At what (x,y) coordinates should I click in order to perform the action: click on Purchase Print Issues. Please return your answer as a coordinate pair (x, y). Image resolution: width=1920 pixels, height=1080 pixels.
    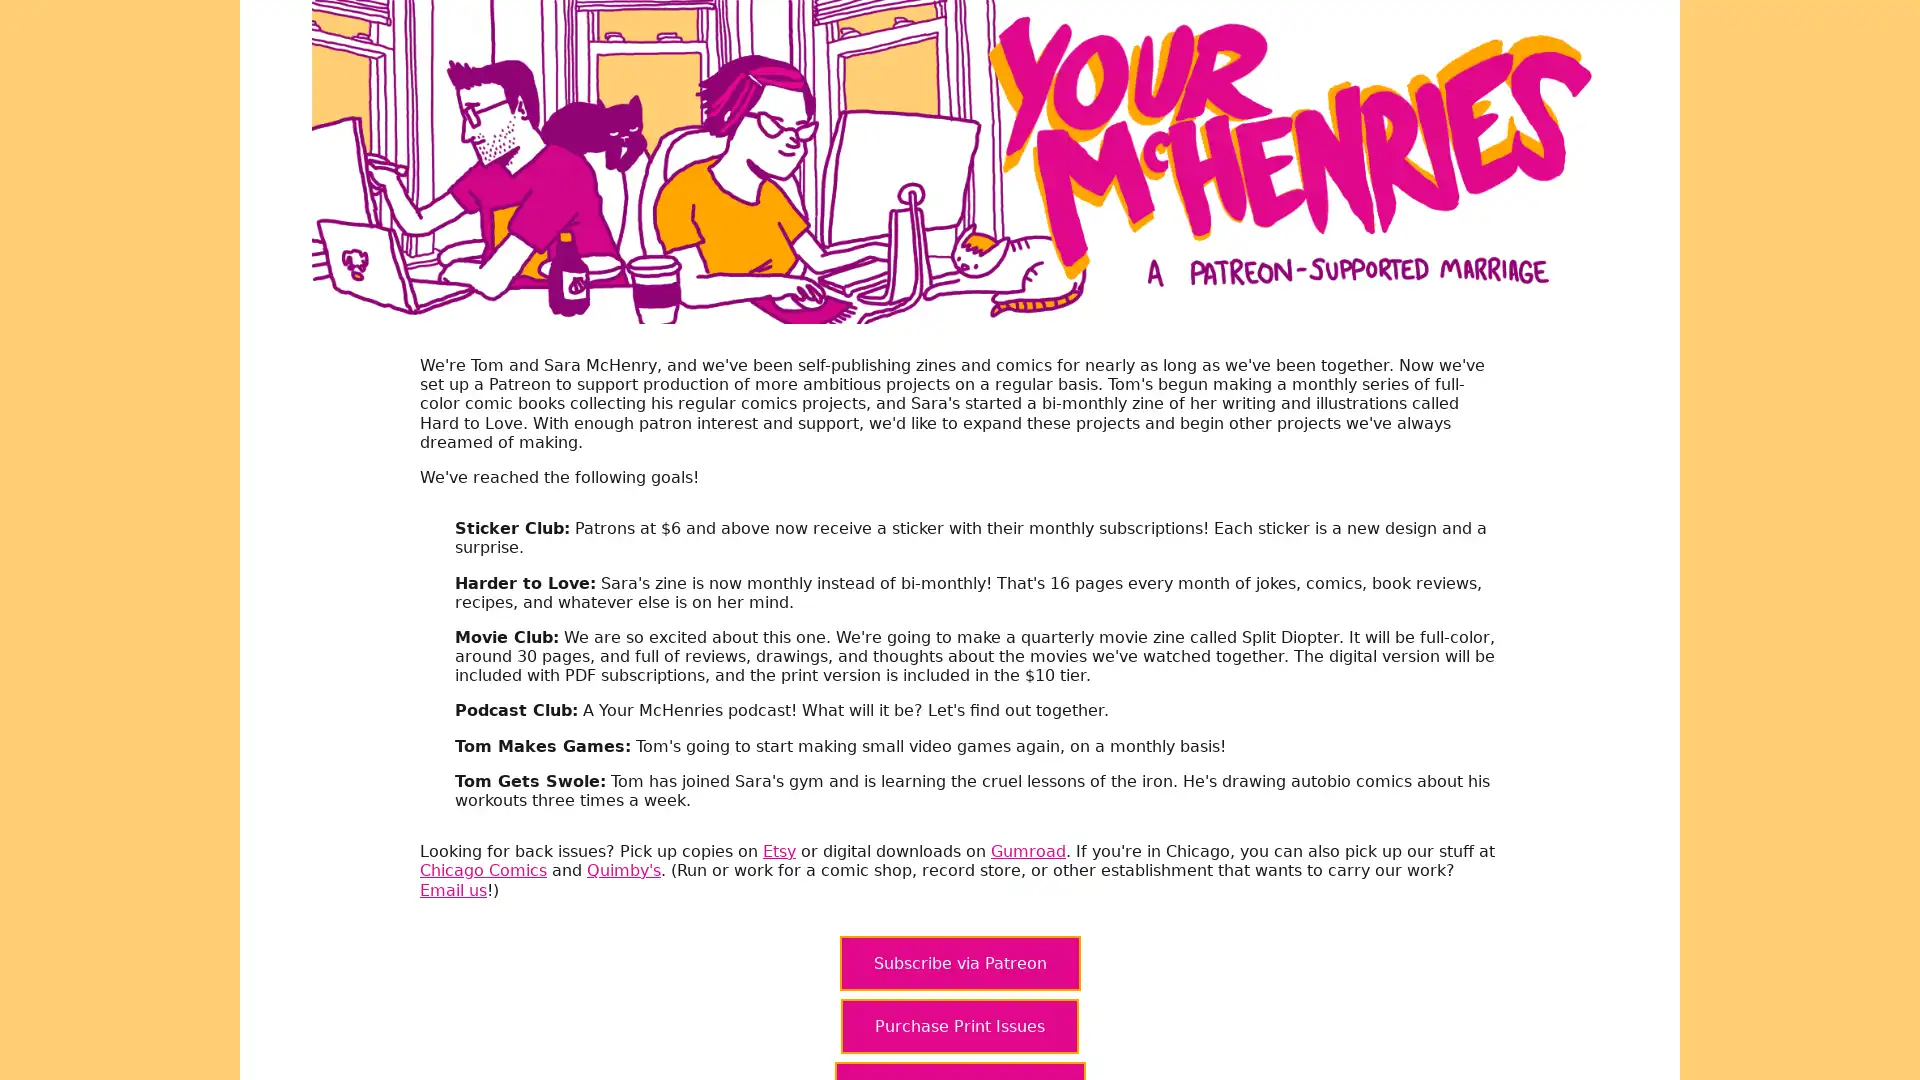
    Looking at the image, I should click on (960, 1025).